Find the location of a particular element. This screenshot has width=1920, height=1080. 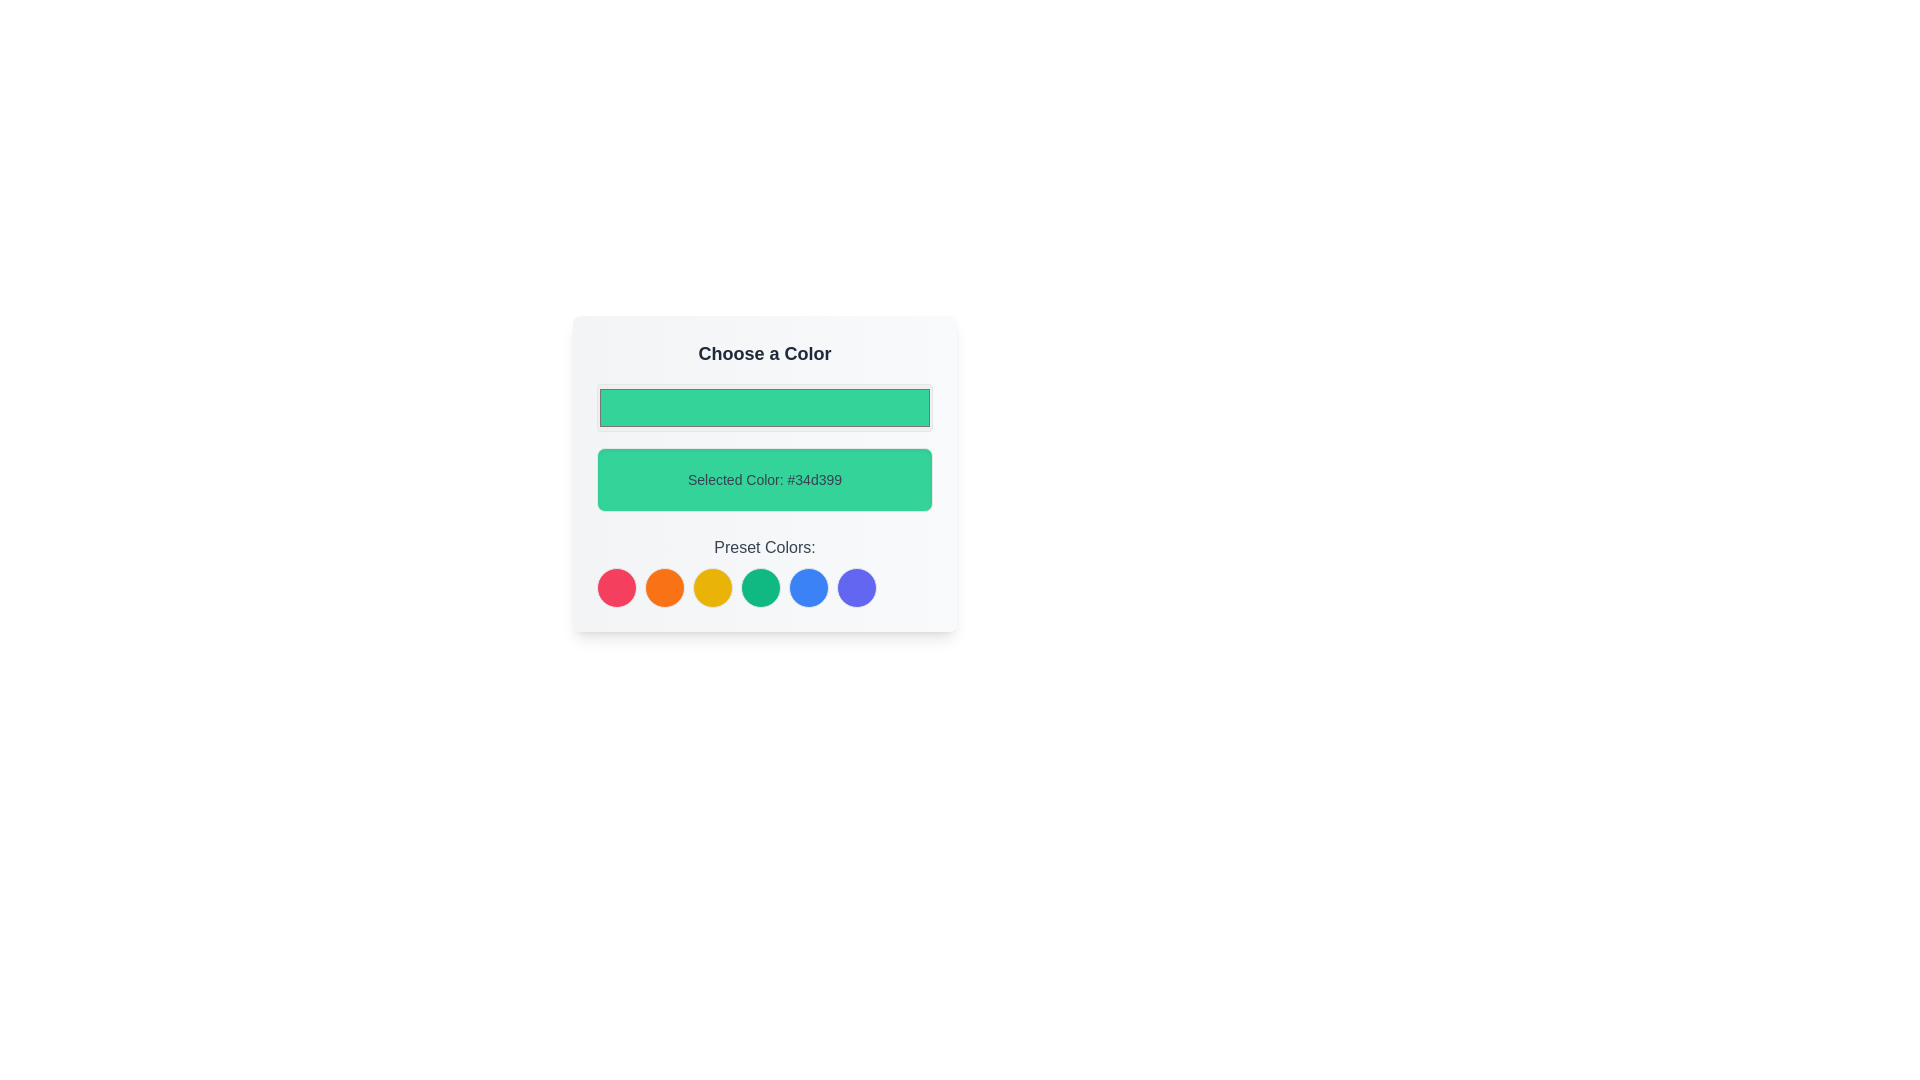

the text label that indicates the section contains preset color options, which is positioned above the row of circular color options is located at coordinates (763, 547).